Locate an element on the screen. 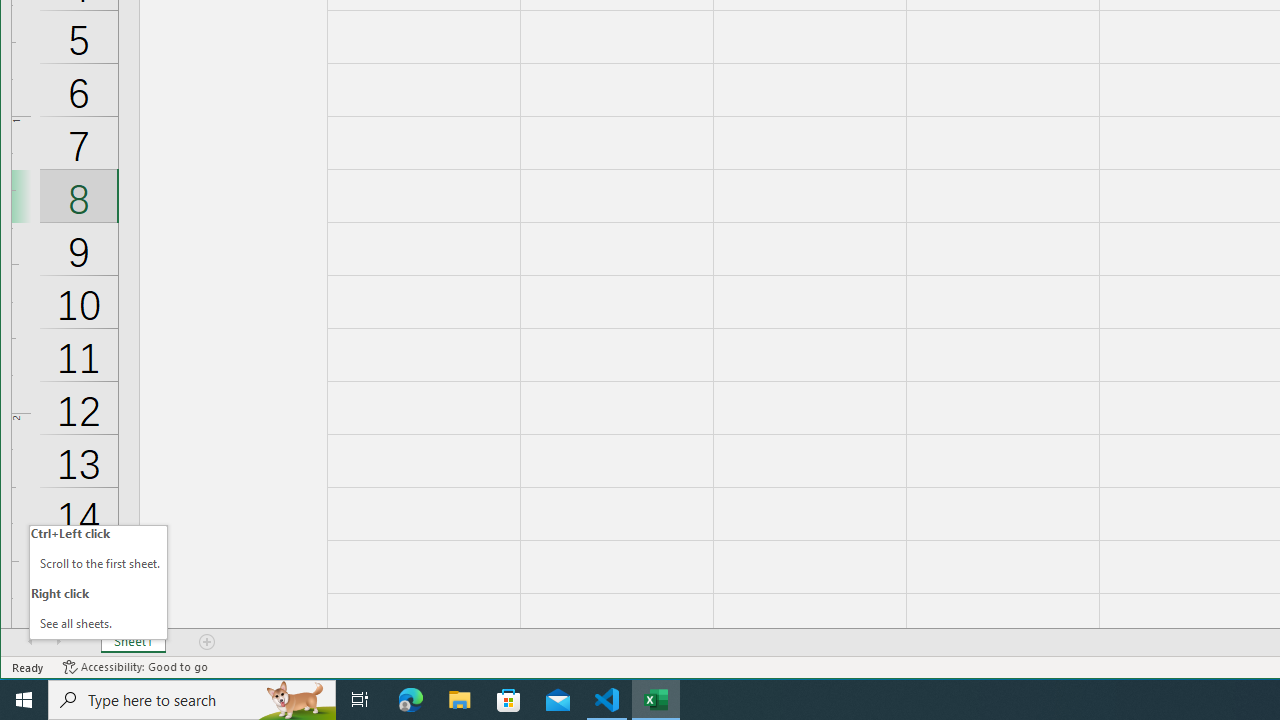 The width and height of the screenshot is (1280, 720). 'Start' is located at coordinates (24, 698).